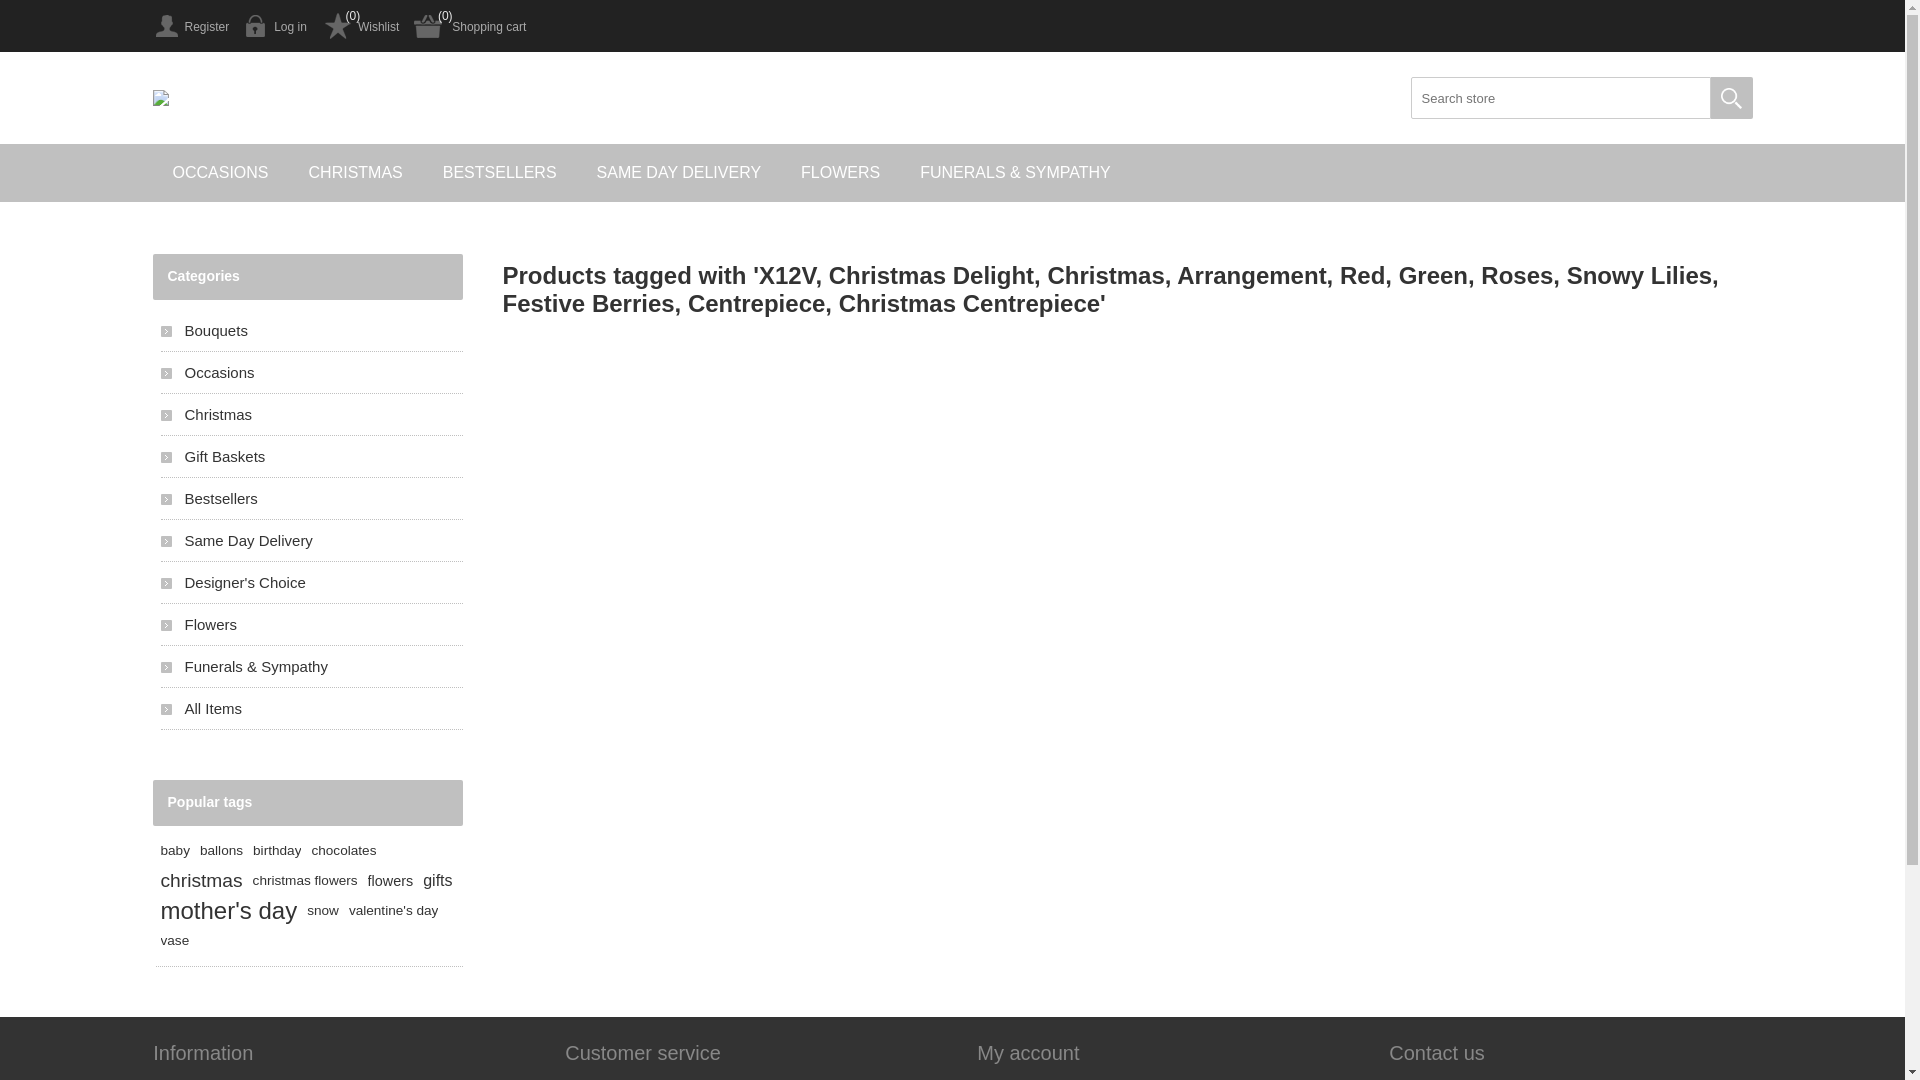 The height and width of the screenshot is (1080, 1920). I want to click on 'ballons', so click(221, 851).